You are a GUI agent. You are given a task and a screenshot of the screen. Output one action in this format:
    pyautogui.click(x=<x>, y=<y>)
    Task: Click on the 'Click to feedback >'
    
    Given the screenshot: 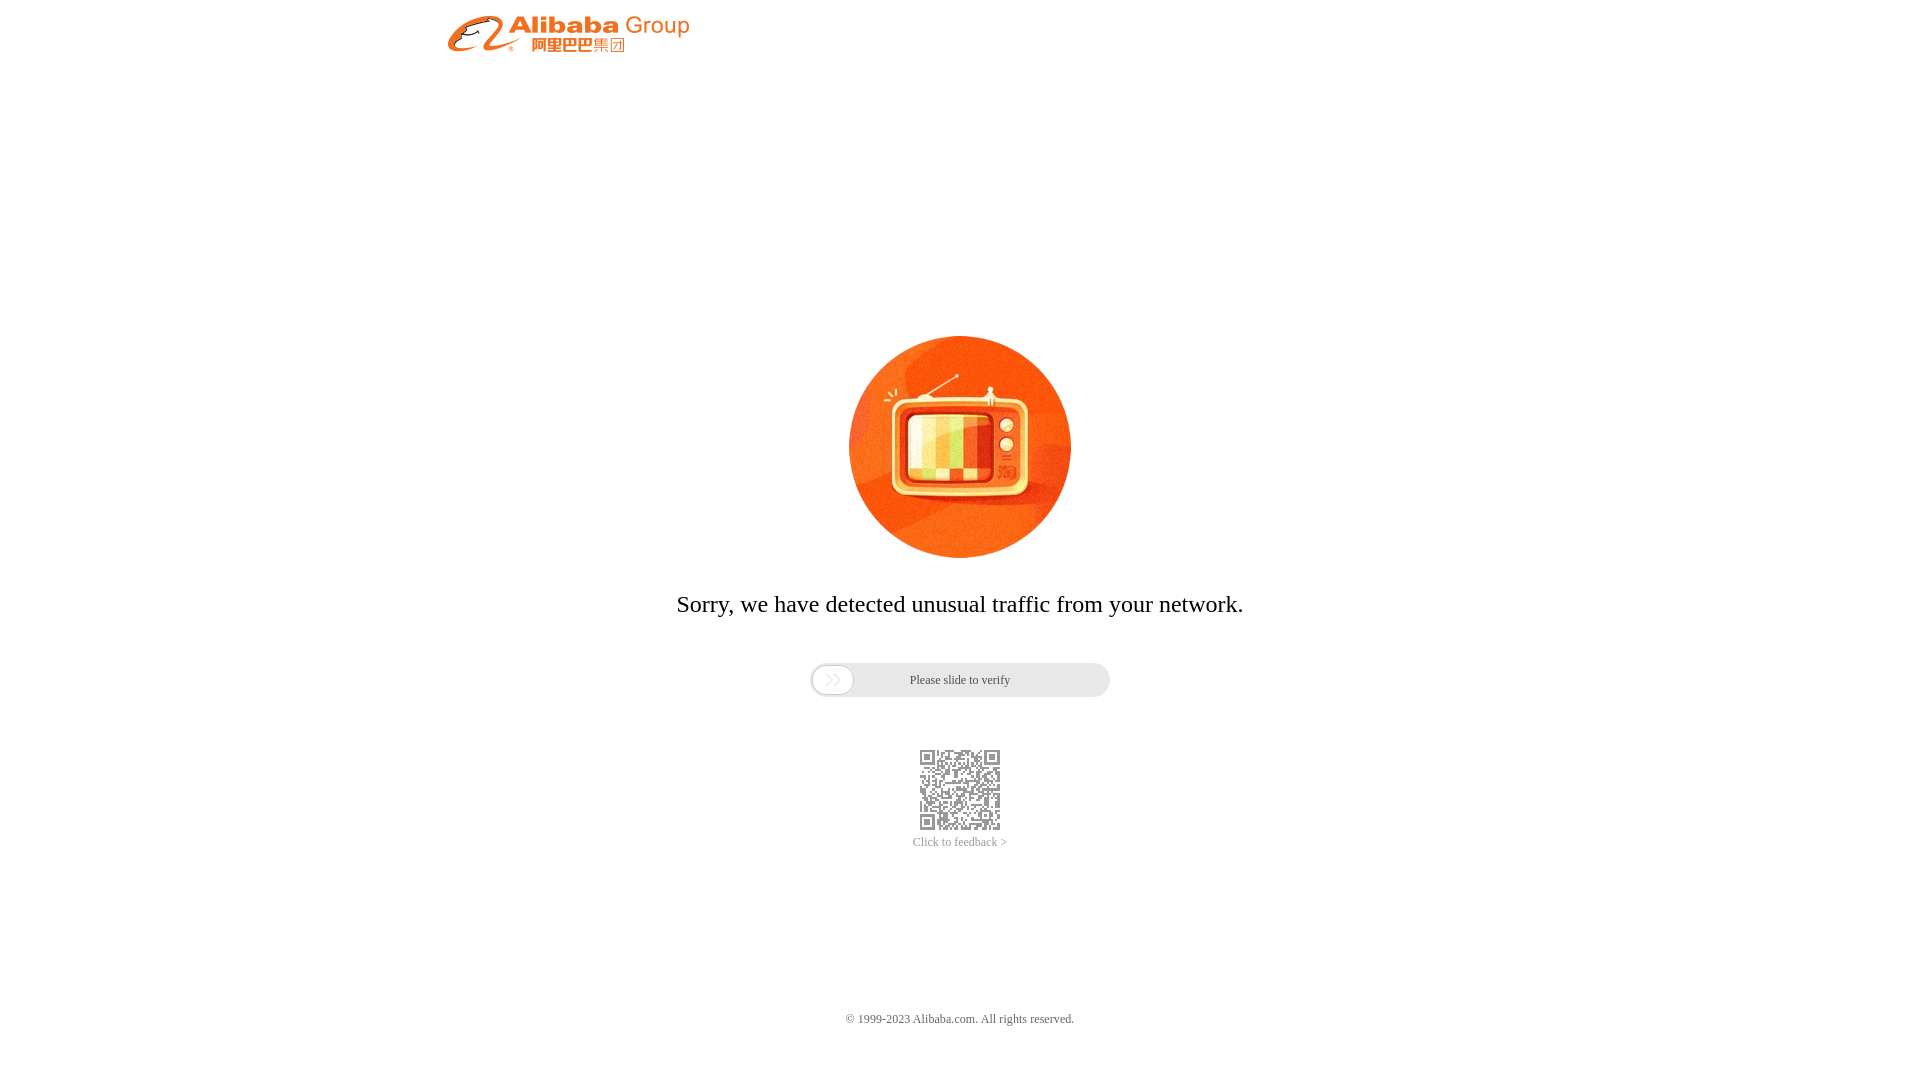 What is the action you would take?
    pyautogui.click(x=960, y=842)
    